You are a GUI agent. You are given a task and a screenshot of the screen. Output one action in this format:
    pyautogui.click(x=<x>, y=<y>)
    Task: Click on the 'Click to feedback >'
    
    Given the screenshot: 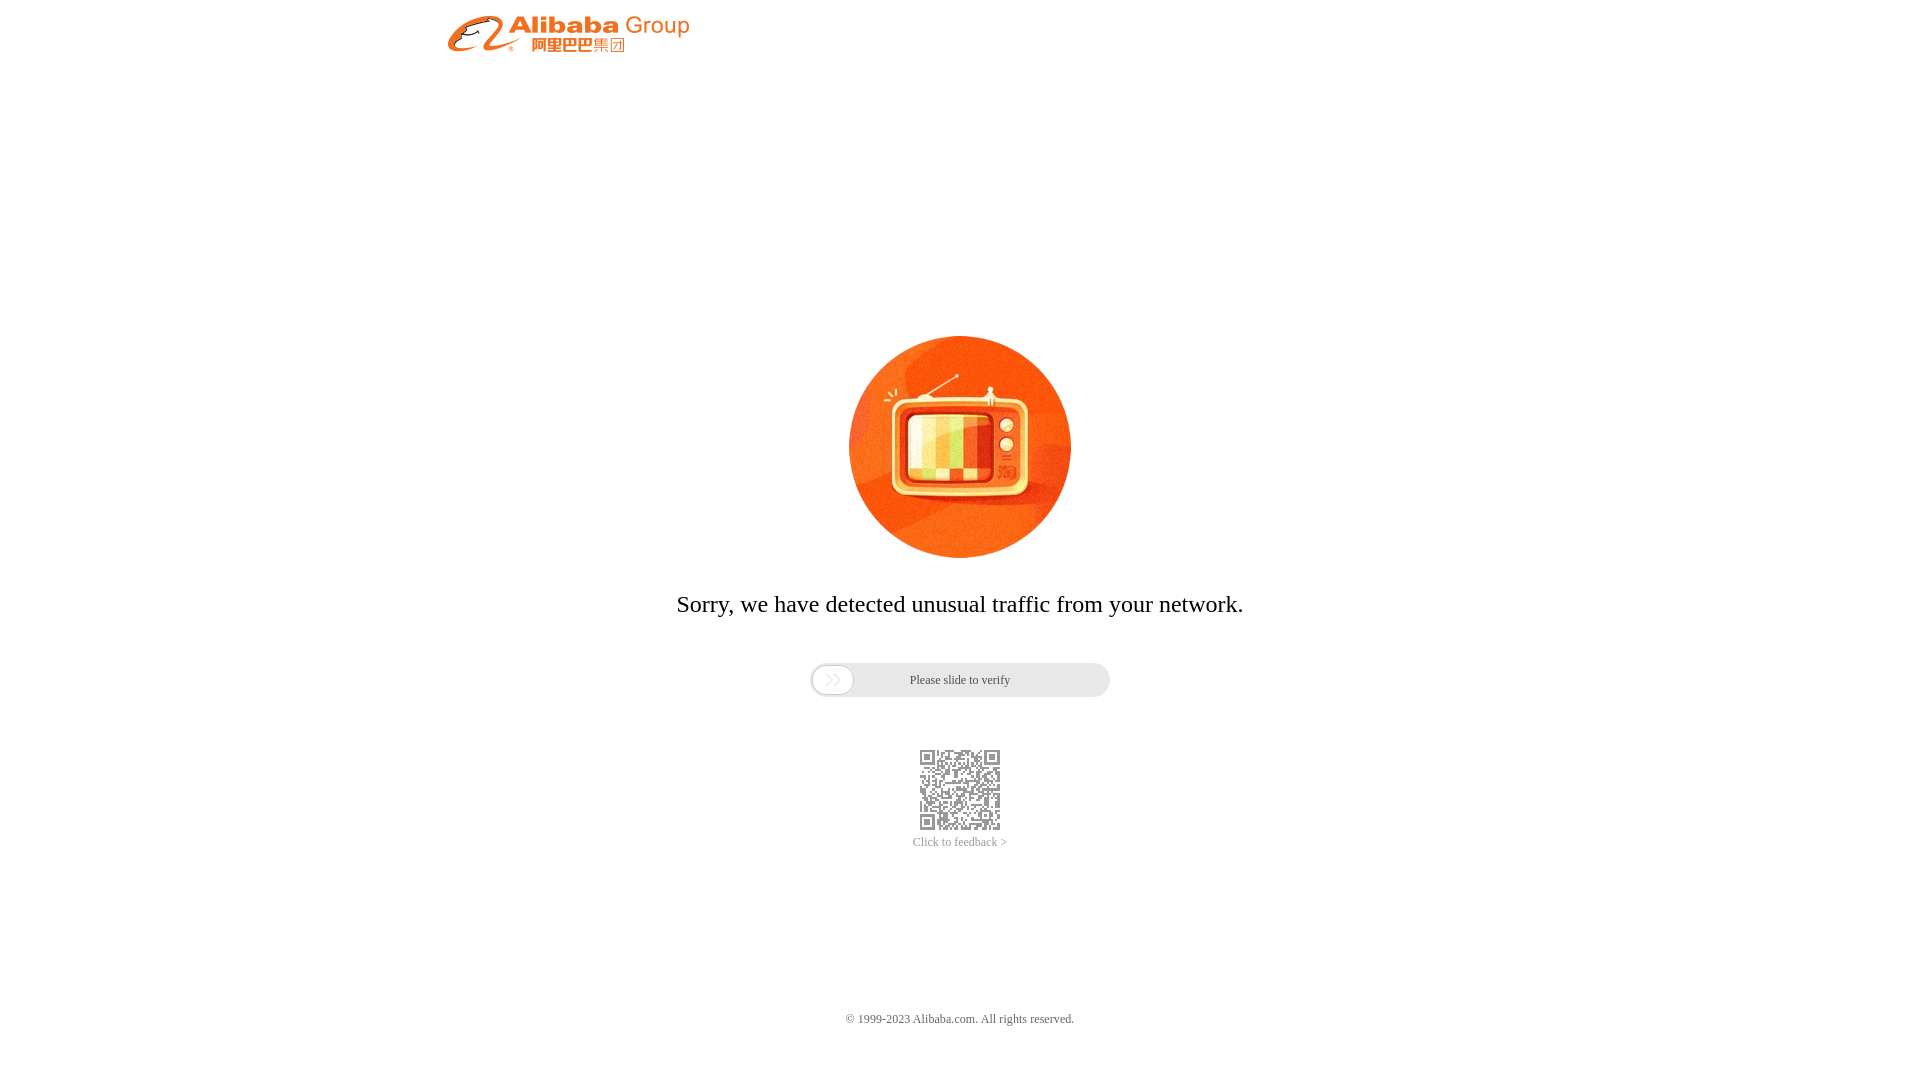 What is the action you would take?
    pyautogui.click(x=960, y=842)
    